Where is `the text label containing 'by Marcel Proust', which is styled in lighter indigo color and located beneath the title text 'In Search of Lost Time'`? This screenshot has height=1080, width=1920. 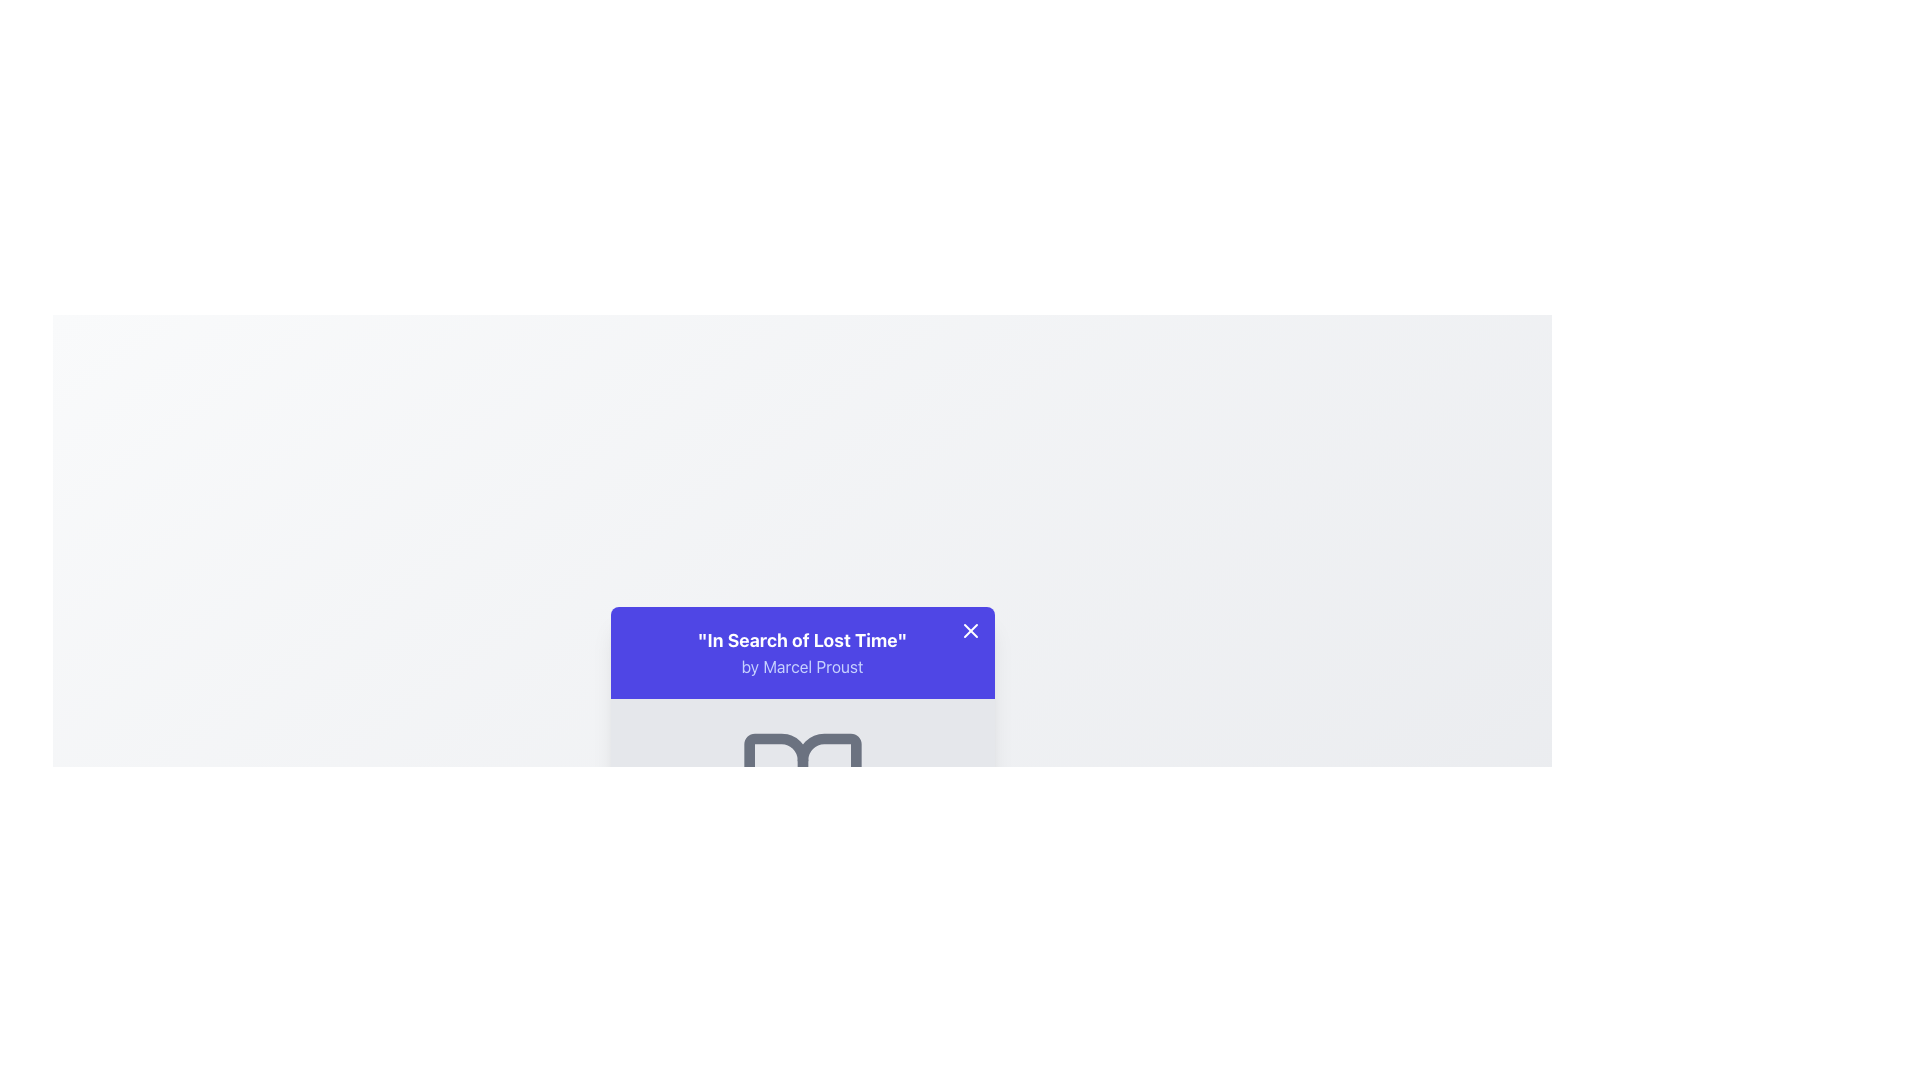
the text label containing 'by Marcel Proust', which is styled in lighter indigo color and located beneath the title text 'In Search of Lost Time' is located at coordinates (802, 667).